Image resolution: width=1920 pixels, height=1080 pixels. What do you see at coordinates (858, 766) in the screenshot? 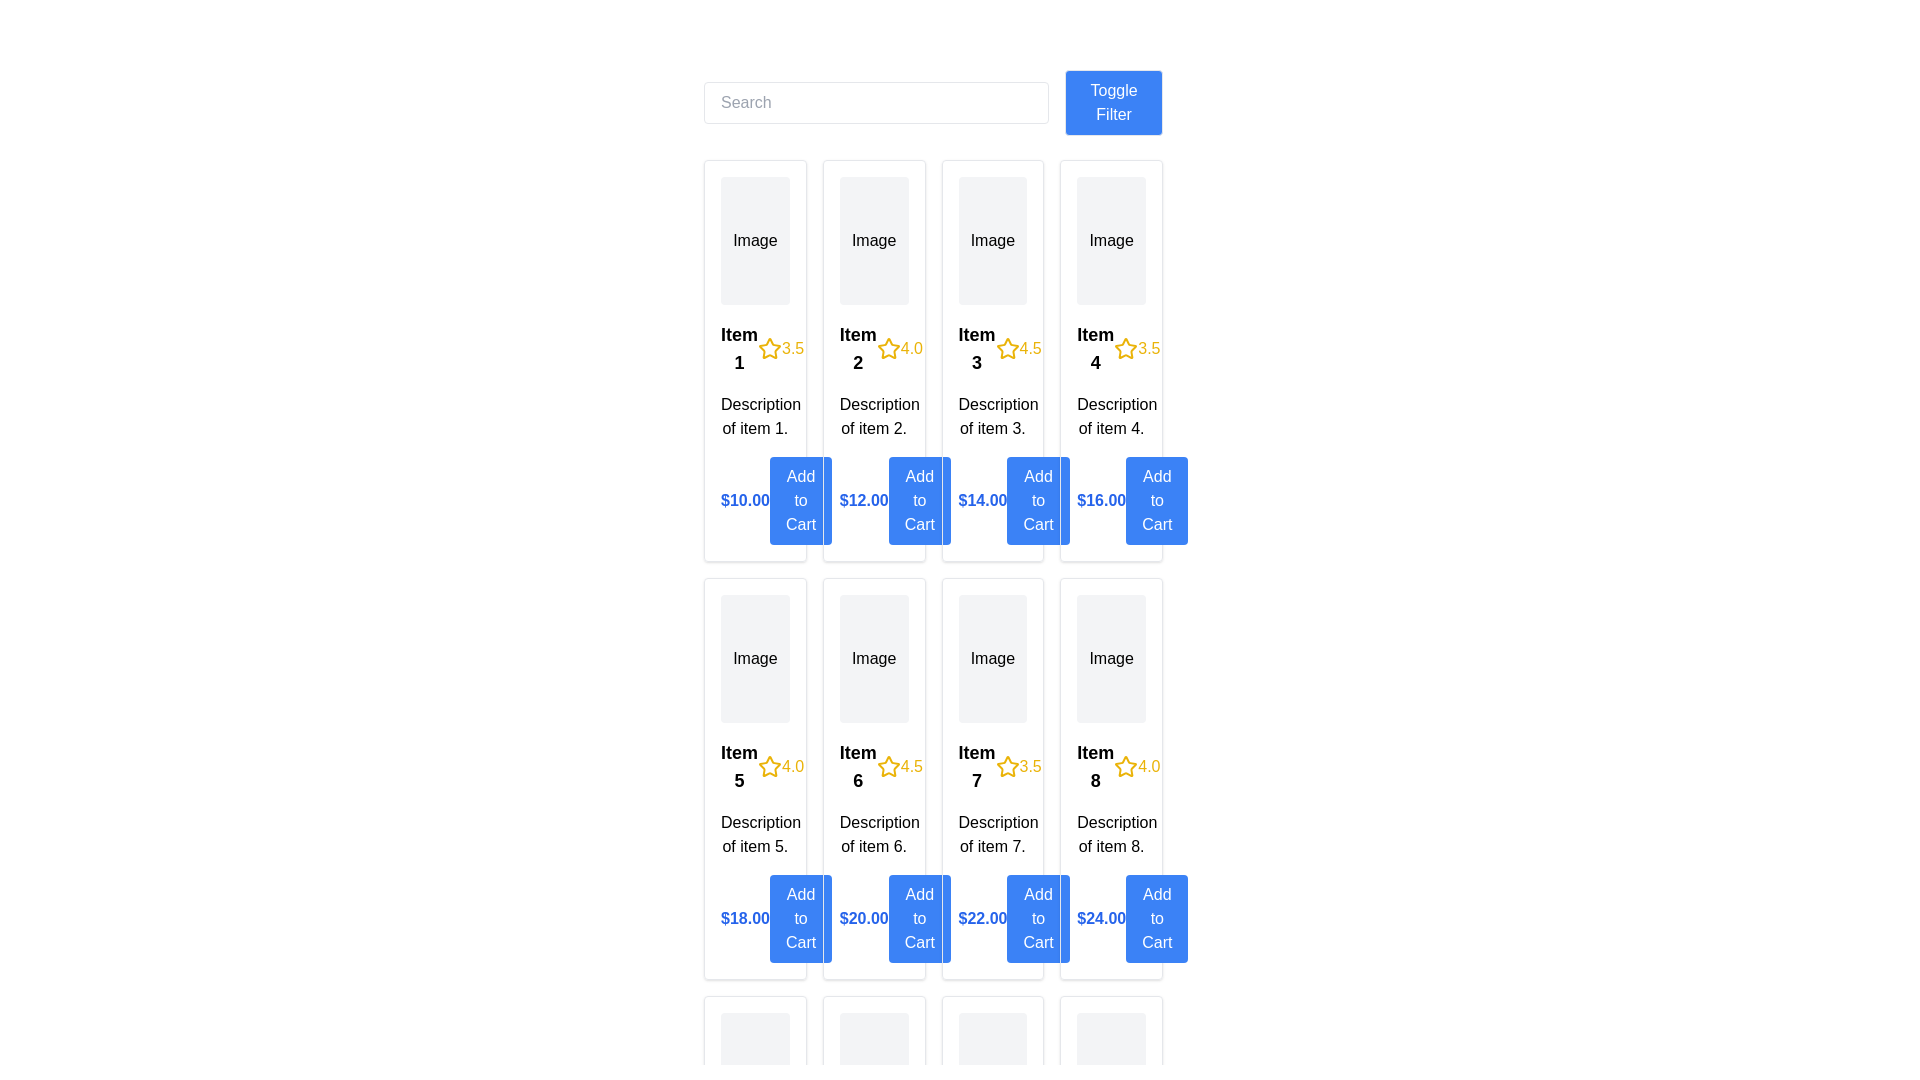
I see `the bold and large text label displaying 'Item 6', which is positioned to the left of the rating value '4.5' and an adjacent star icon` at bounding box center [858, 766].